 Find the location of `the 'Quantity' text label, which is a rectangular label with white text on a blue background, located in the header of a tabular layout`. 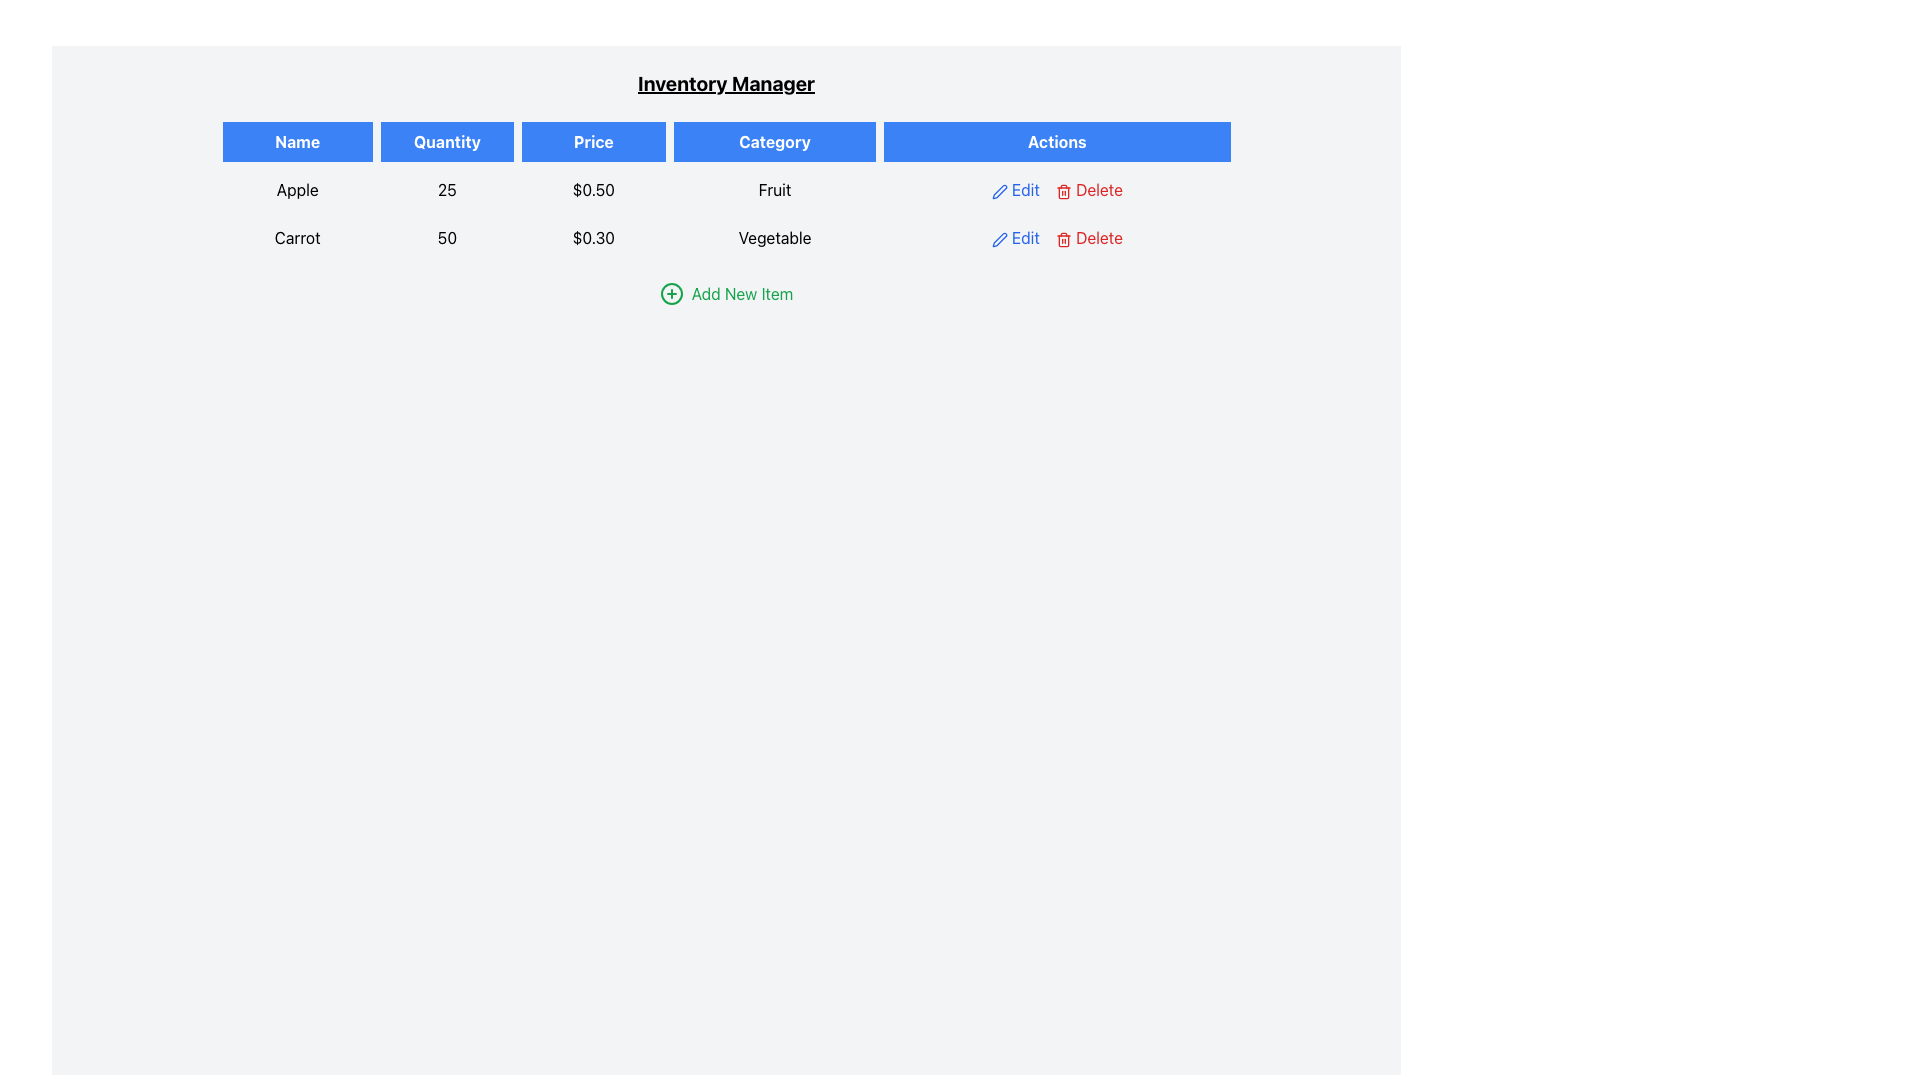

the 'Quantity' text label, which is a rectangular label with white text on a blue background, located in the header of a tabular layout is located at coordinates (446, 141).